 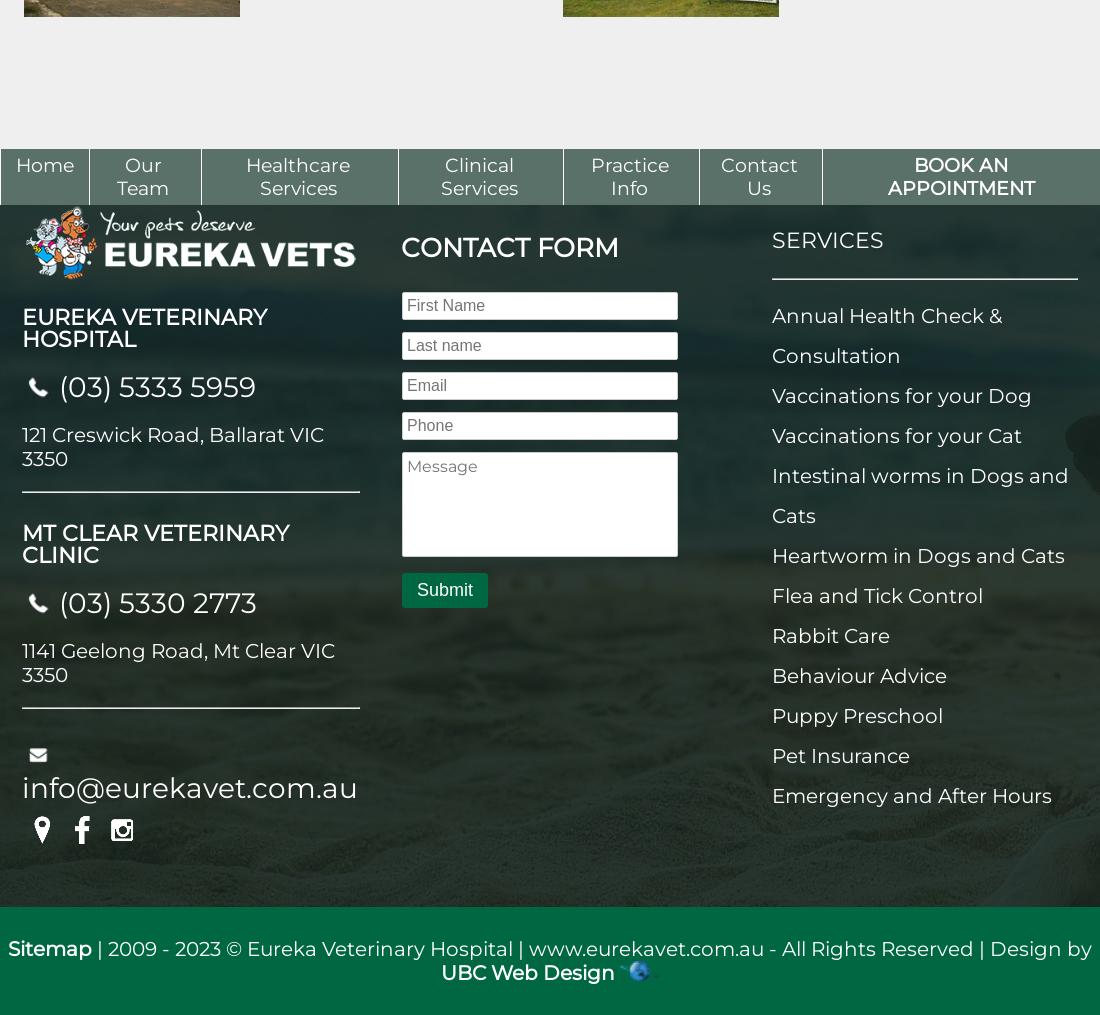 I want to click on '(03) 5333 5959', so click(x=57, y=387).